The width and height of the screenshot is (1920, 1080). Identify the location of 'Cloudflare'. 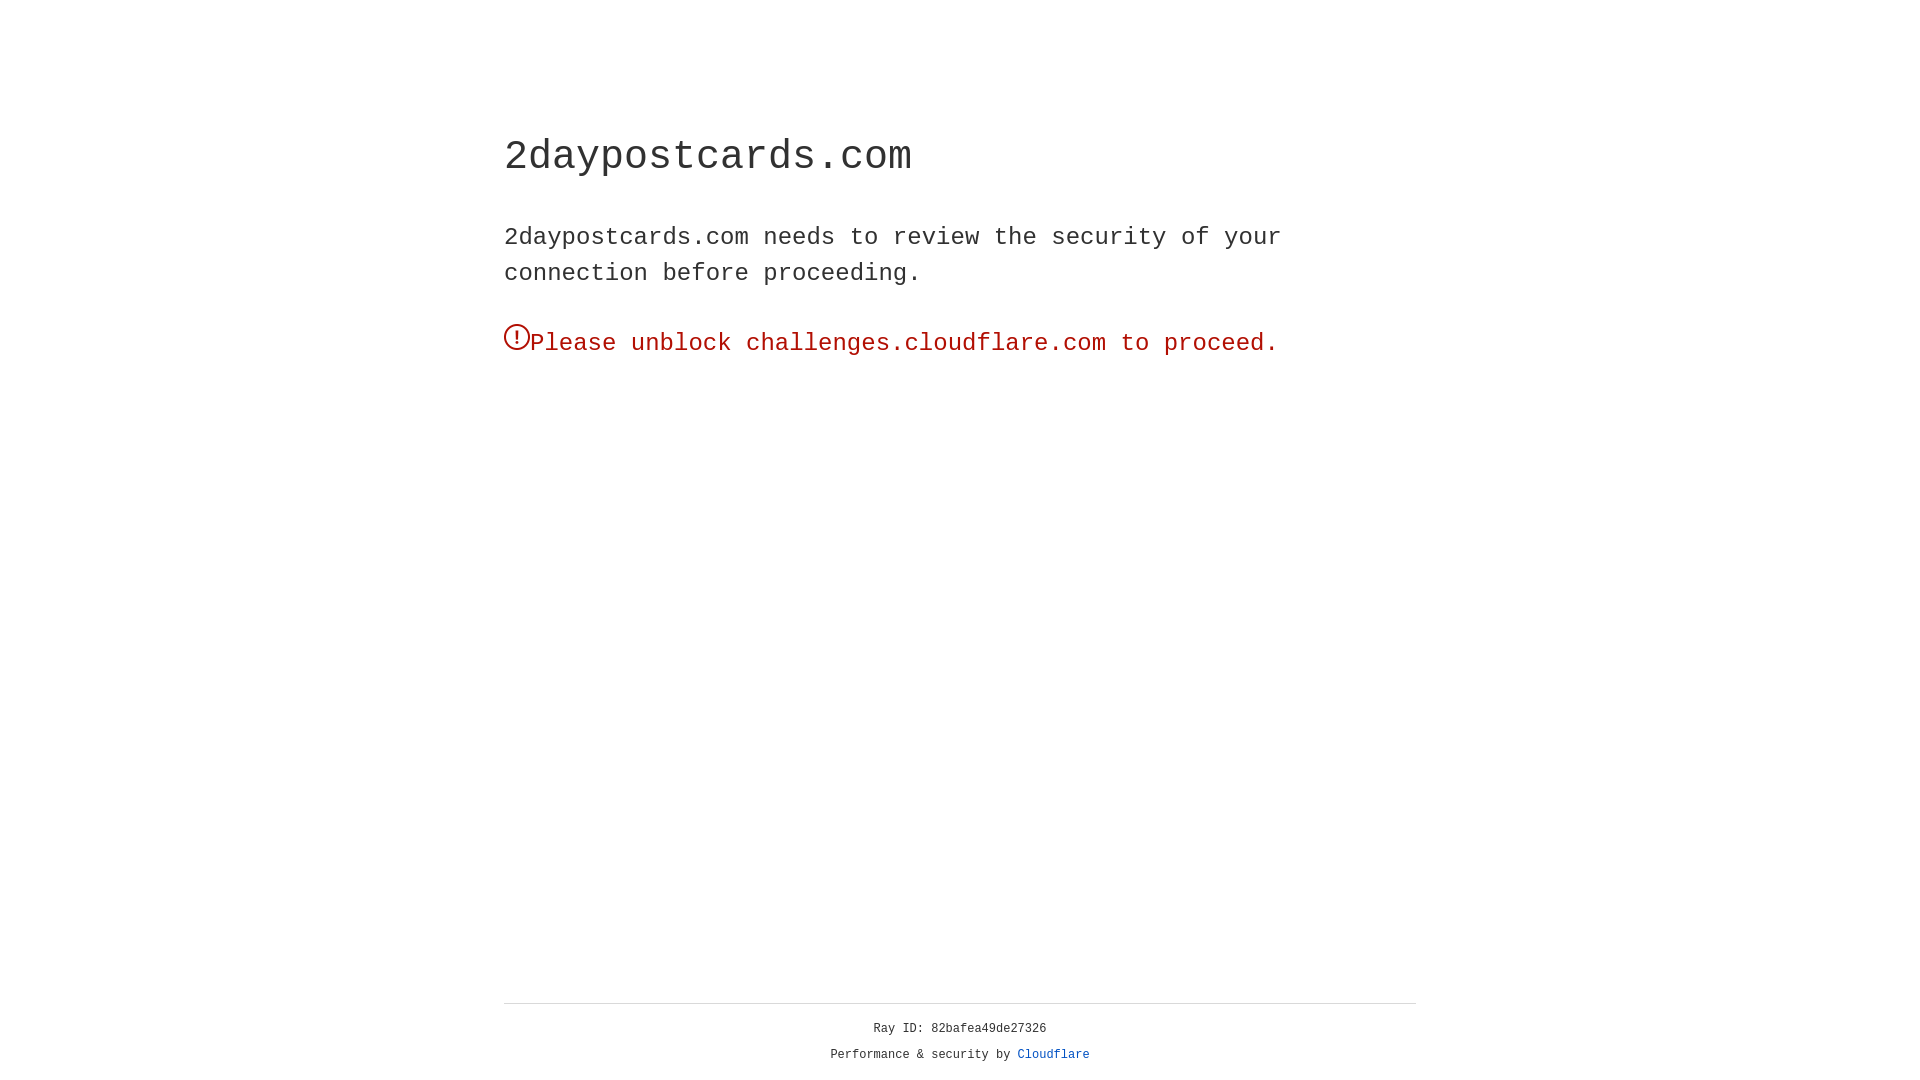
(1053, 1054).